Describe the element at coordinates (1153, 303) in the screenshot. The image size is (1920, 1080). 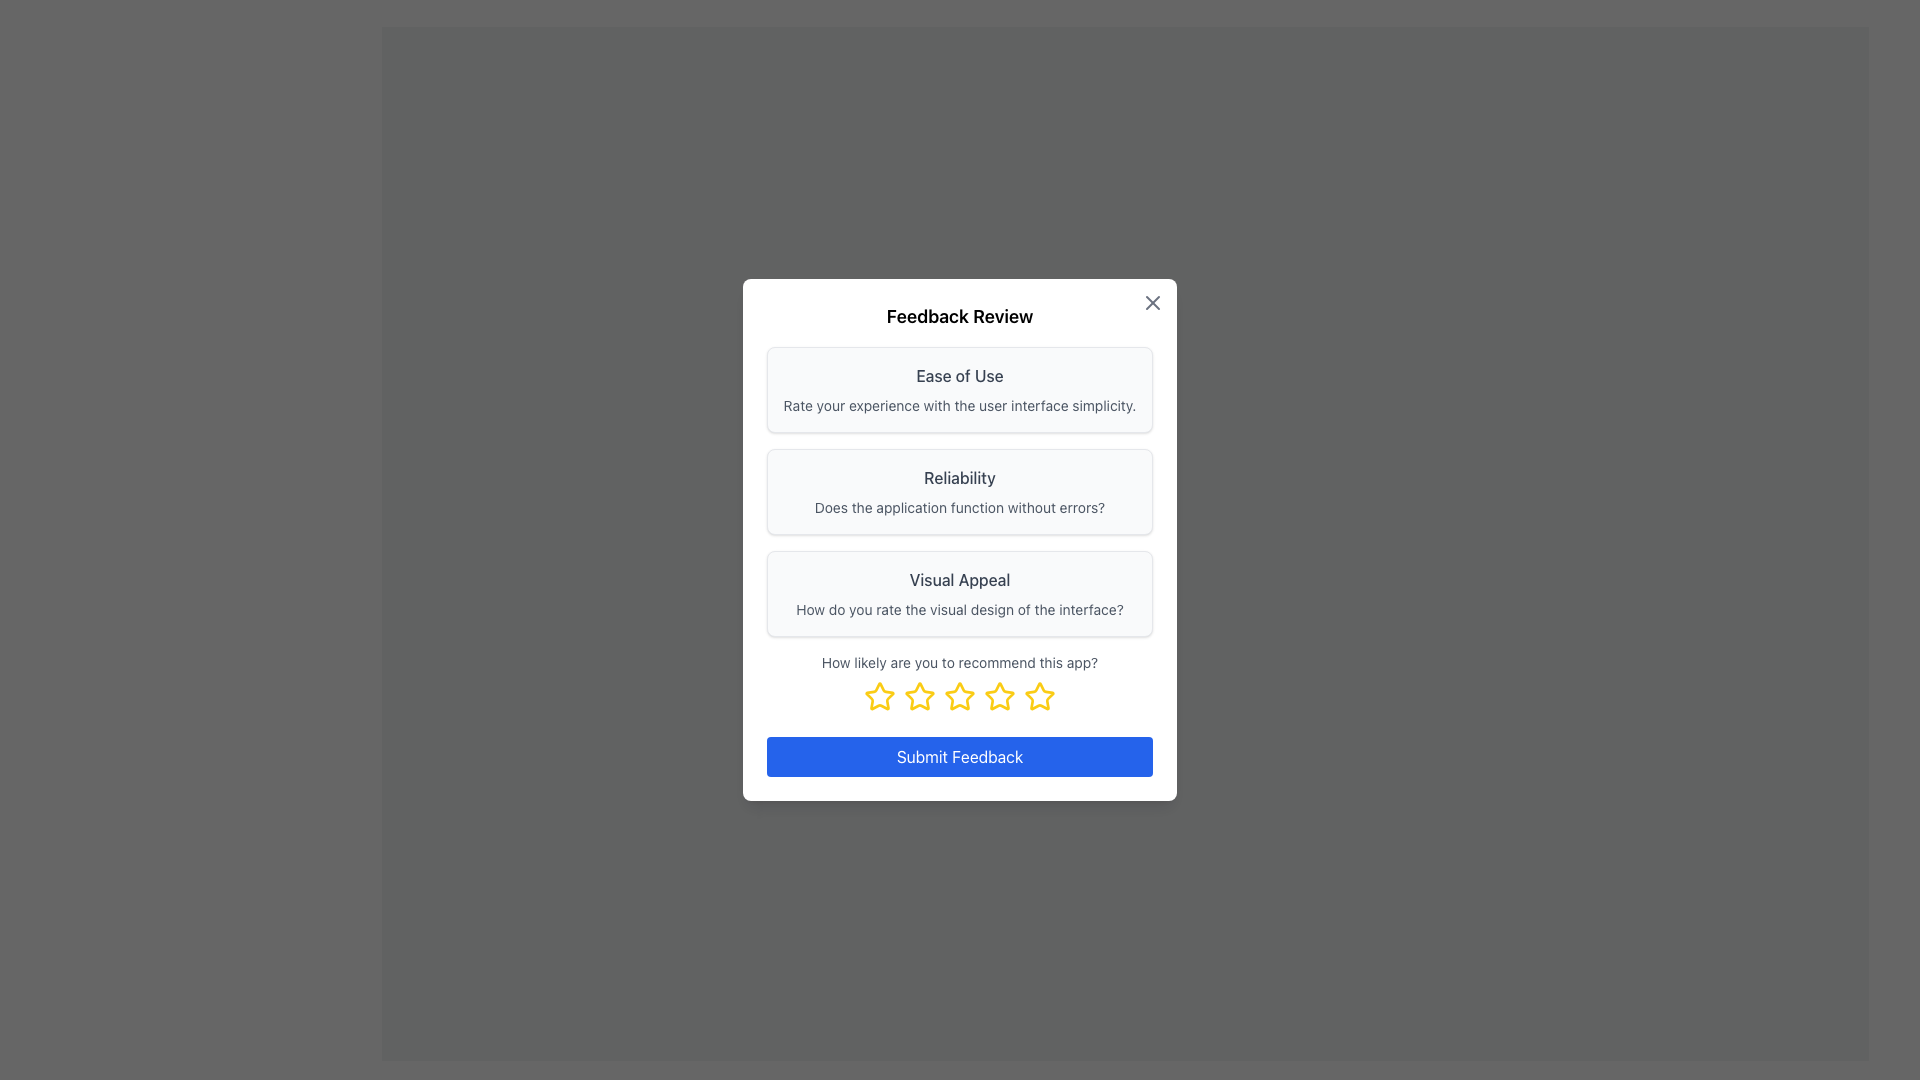
I see `the close button located at the top-right corner of the feedback modal` at that location.